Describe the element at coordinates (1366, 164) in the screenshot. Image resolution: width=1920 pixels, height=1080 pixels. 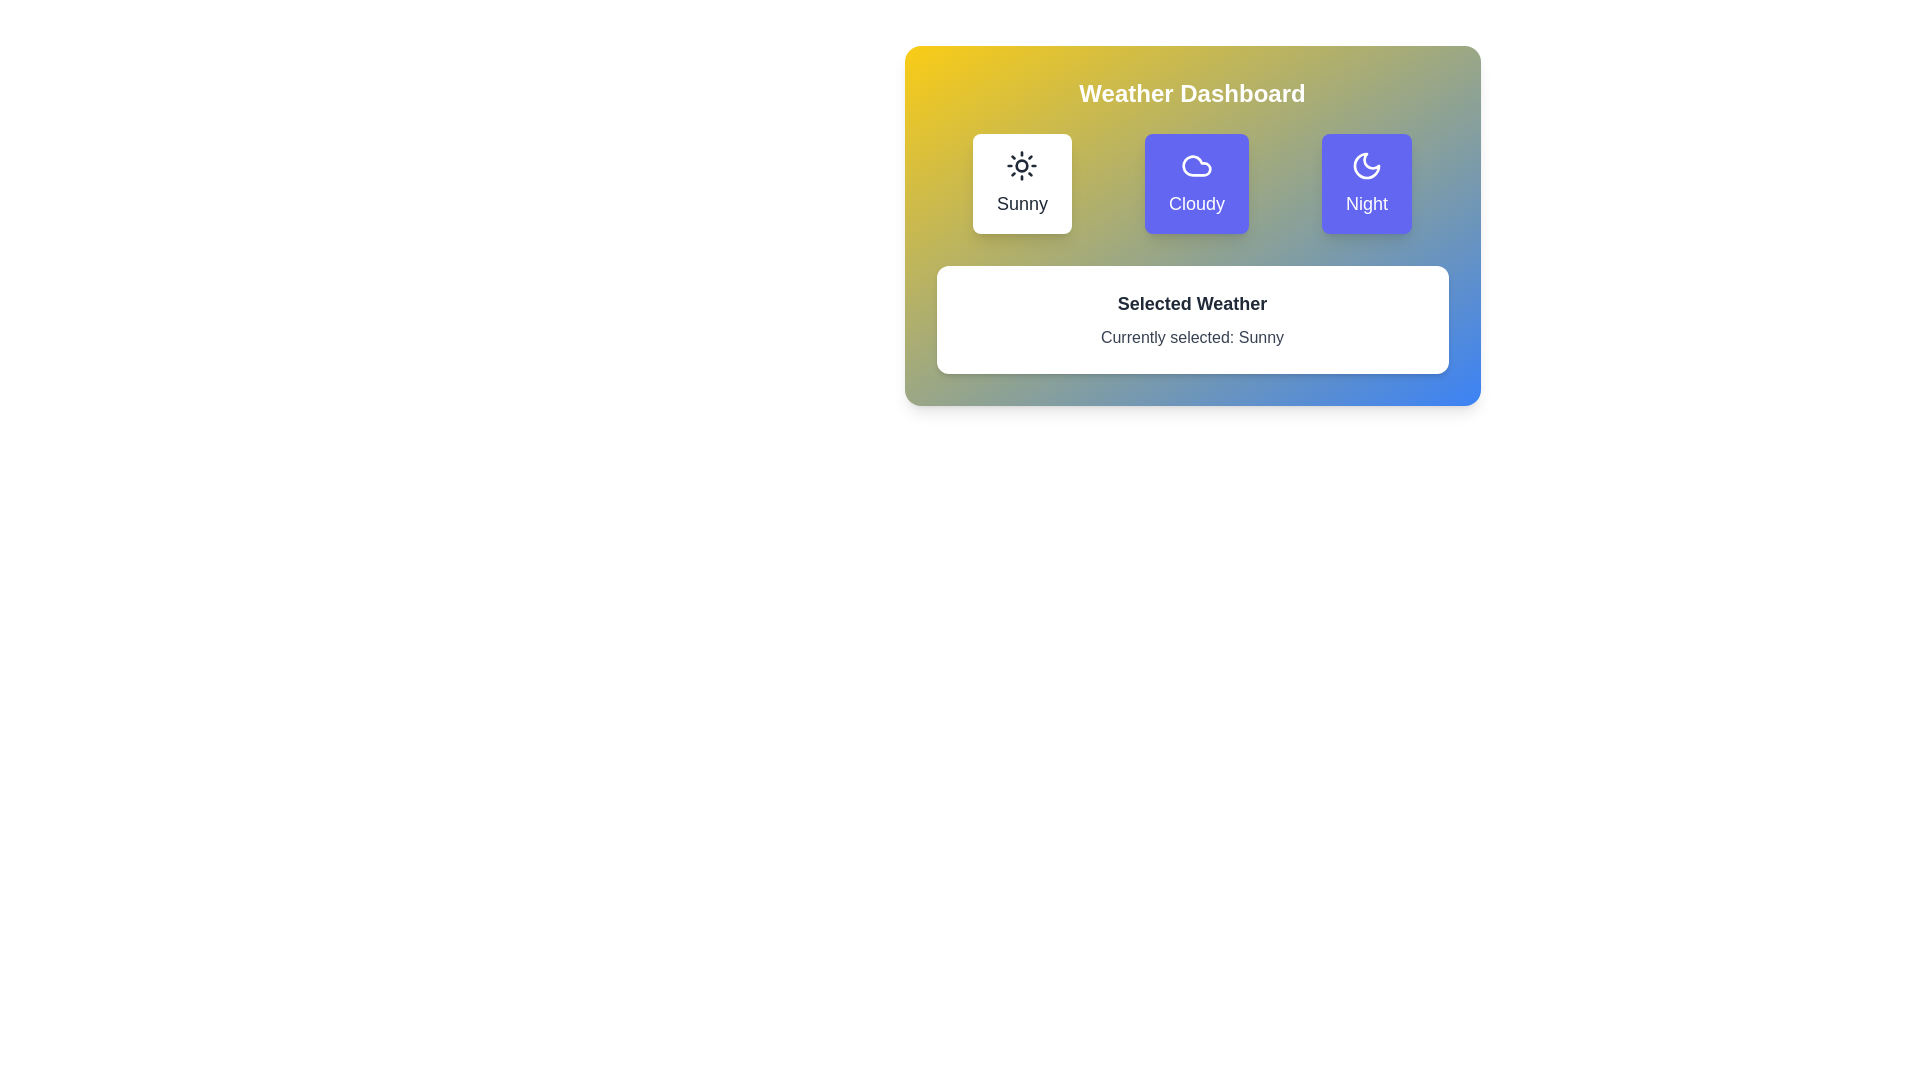
I see `the crescent moon icon in the third button from the left, labeled 'Night'` at that location.